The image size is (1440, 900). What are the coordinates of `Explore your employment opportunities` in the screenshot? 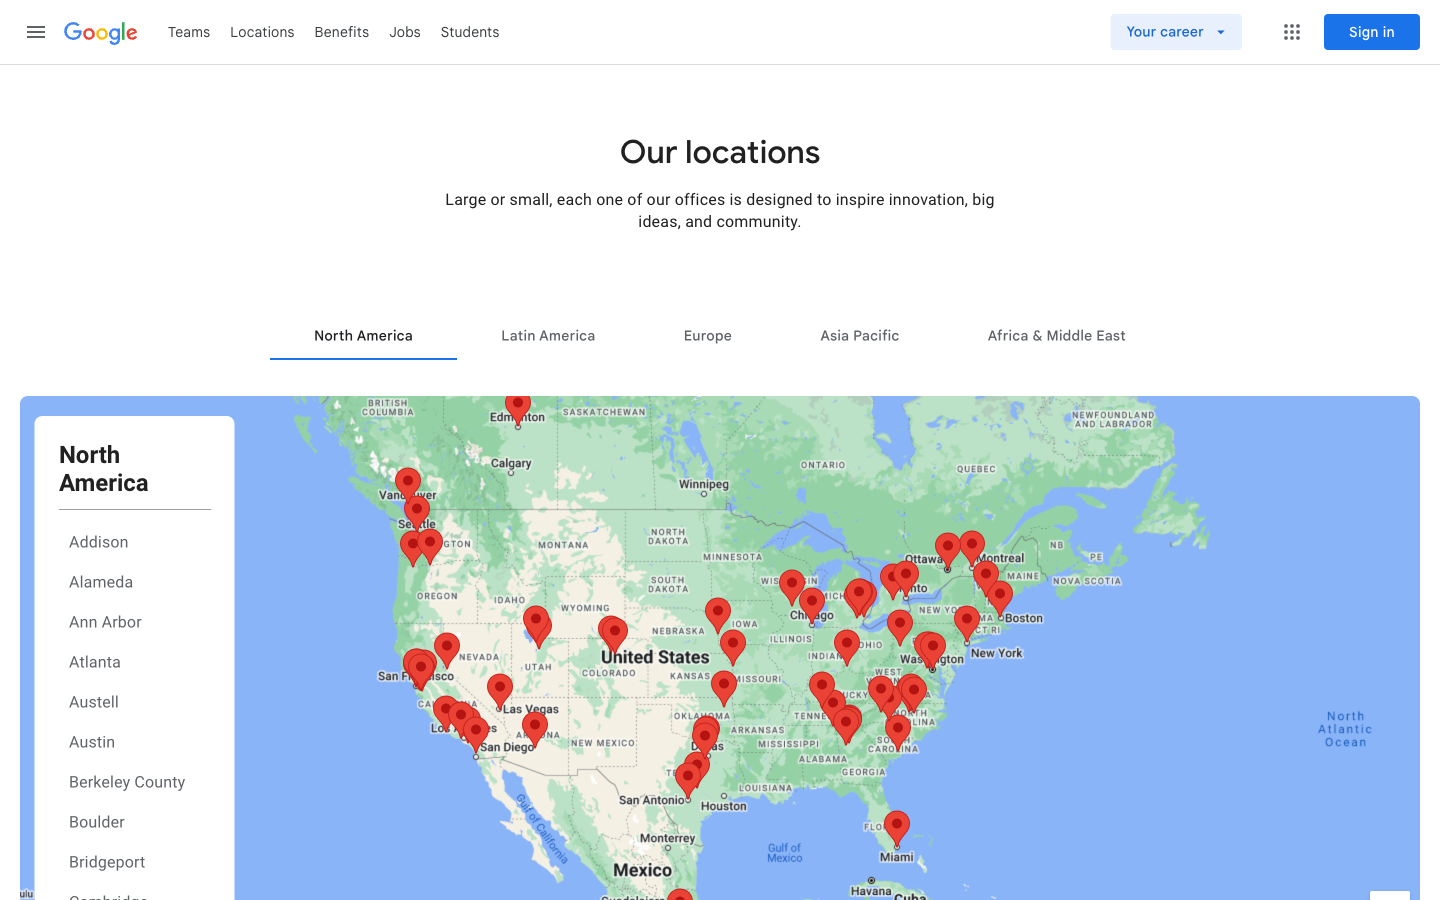 It's located at (1205, 31).